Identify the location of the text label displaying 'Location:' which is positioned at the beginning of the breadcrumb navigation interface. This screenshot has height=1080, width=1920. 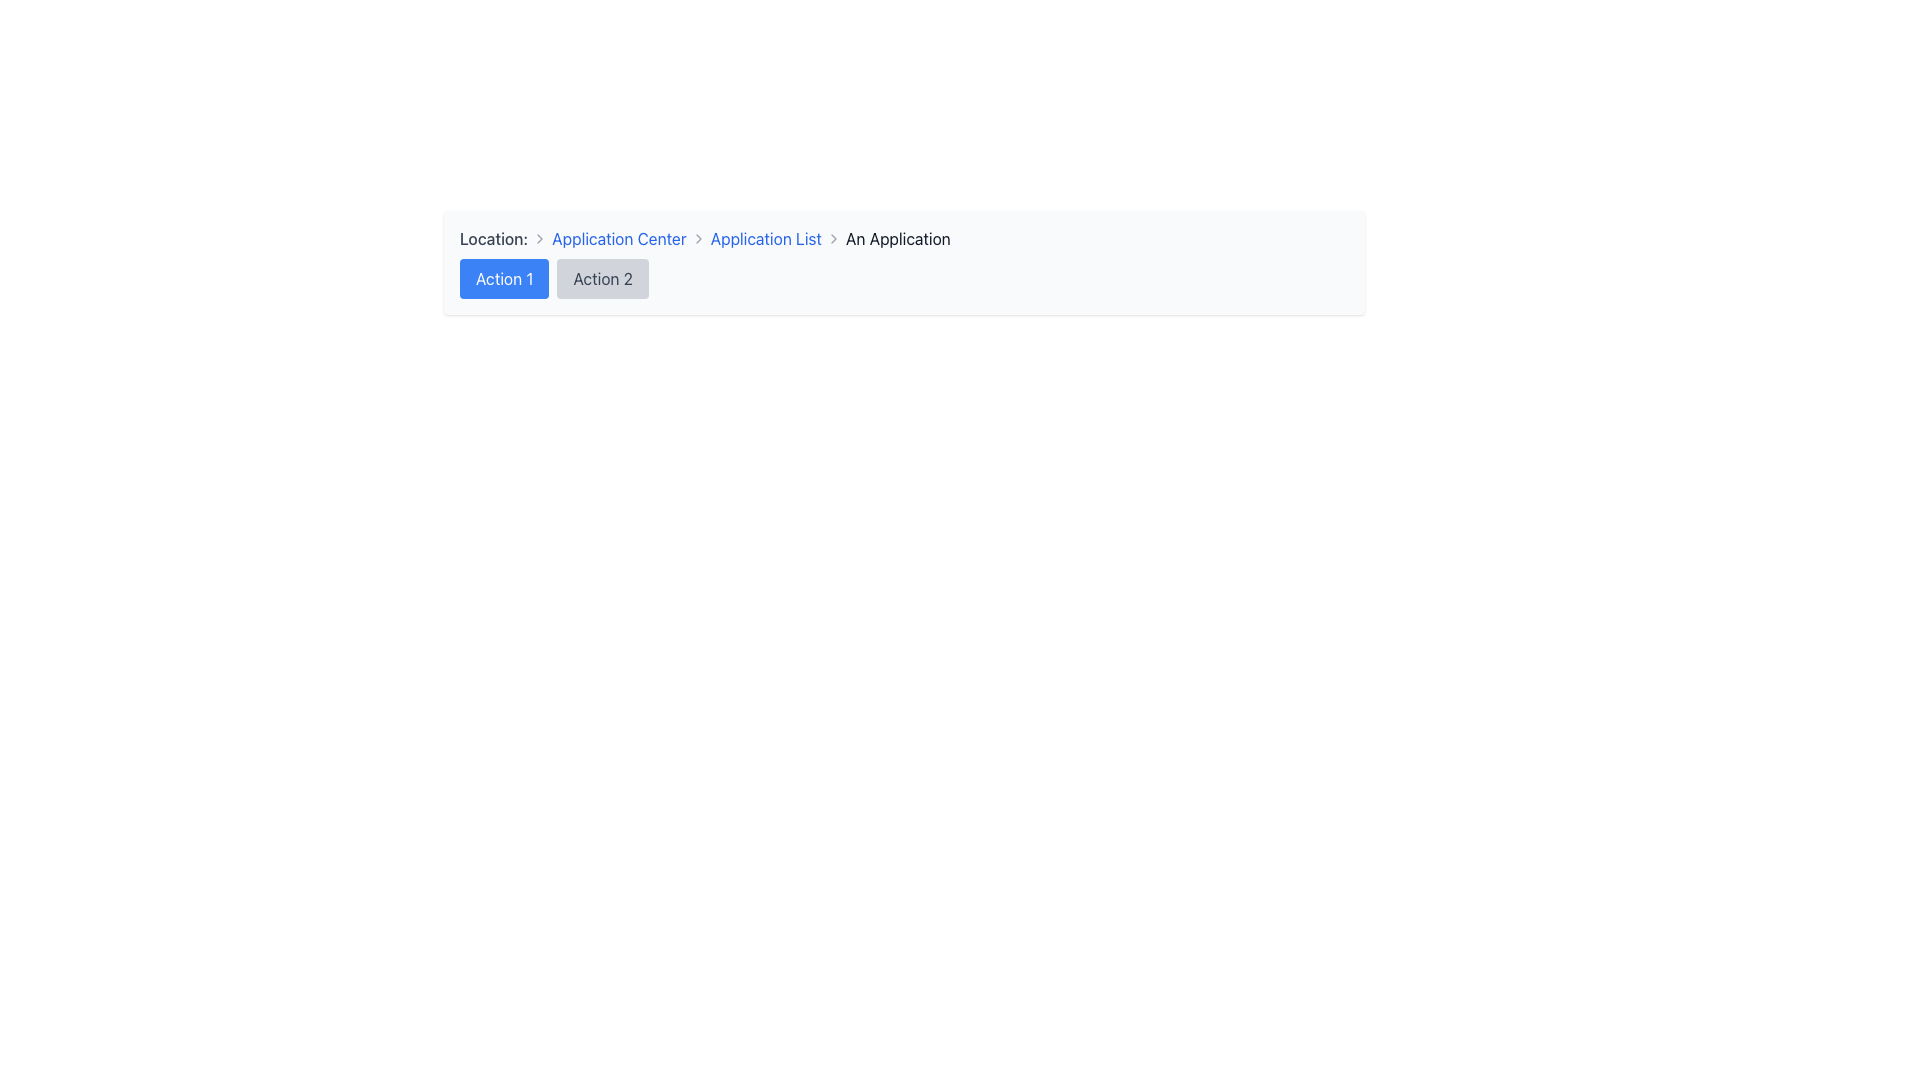
(494, 238).